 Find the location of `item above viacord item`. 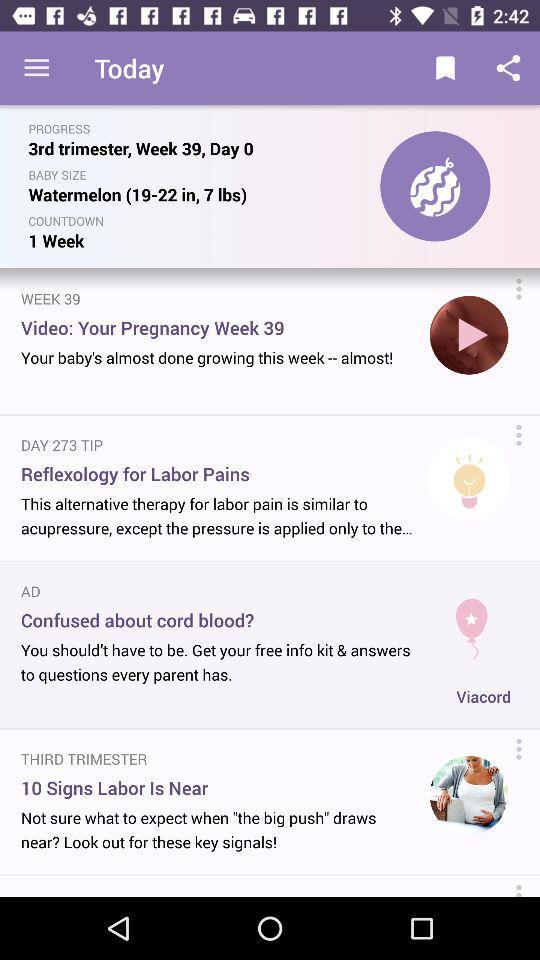

item above viacord item is located at coordinates (471, 620).